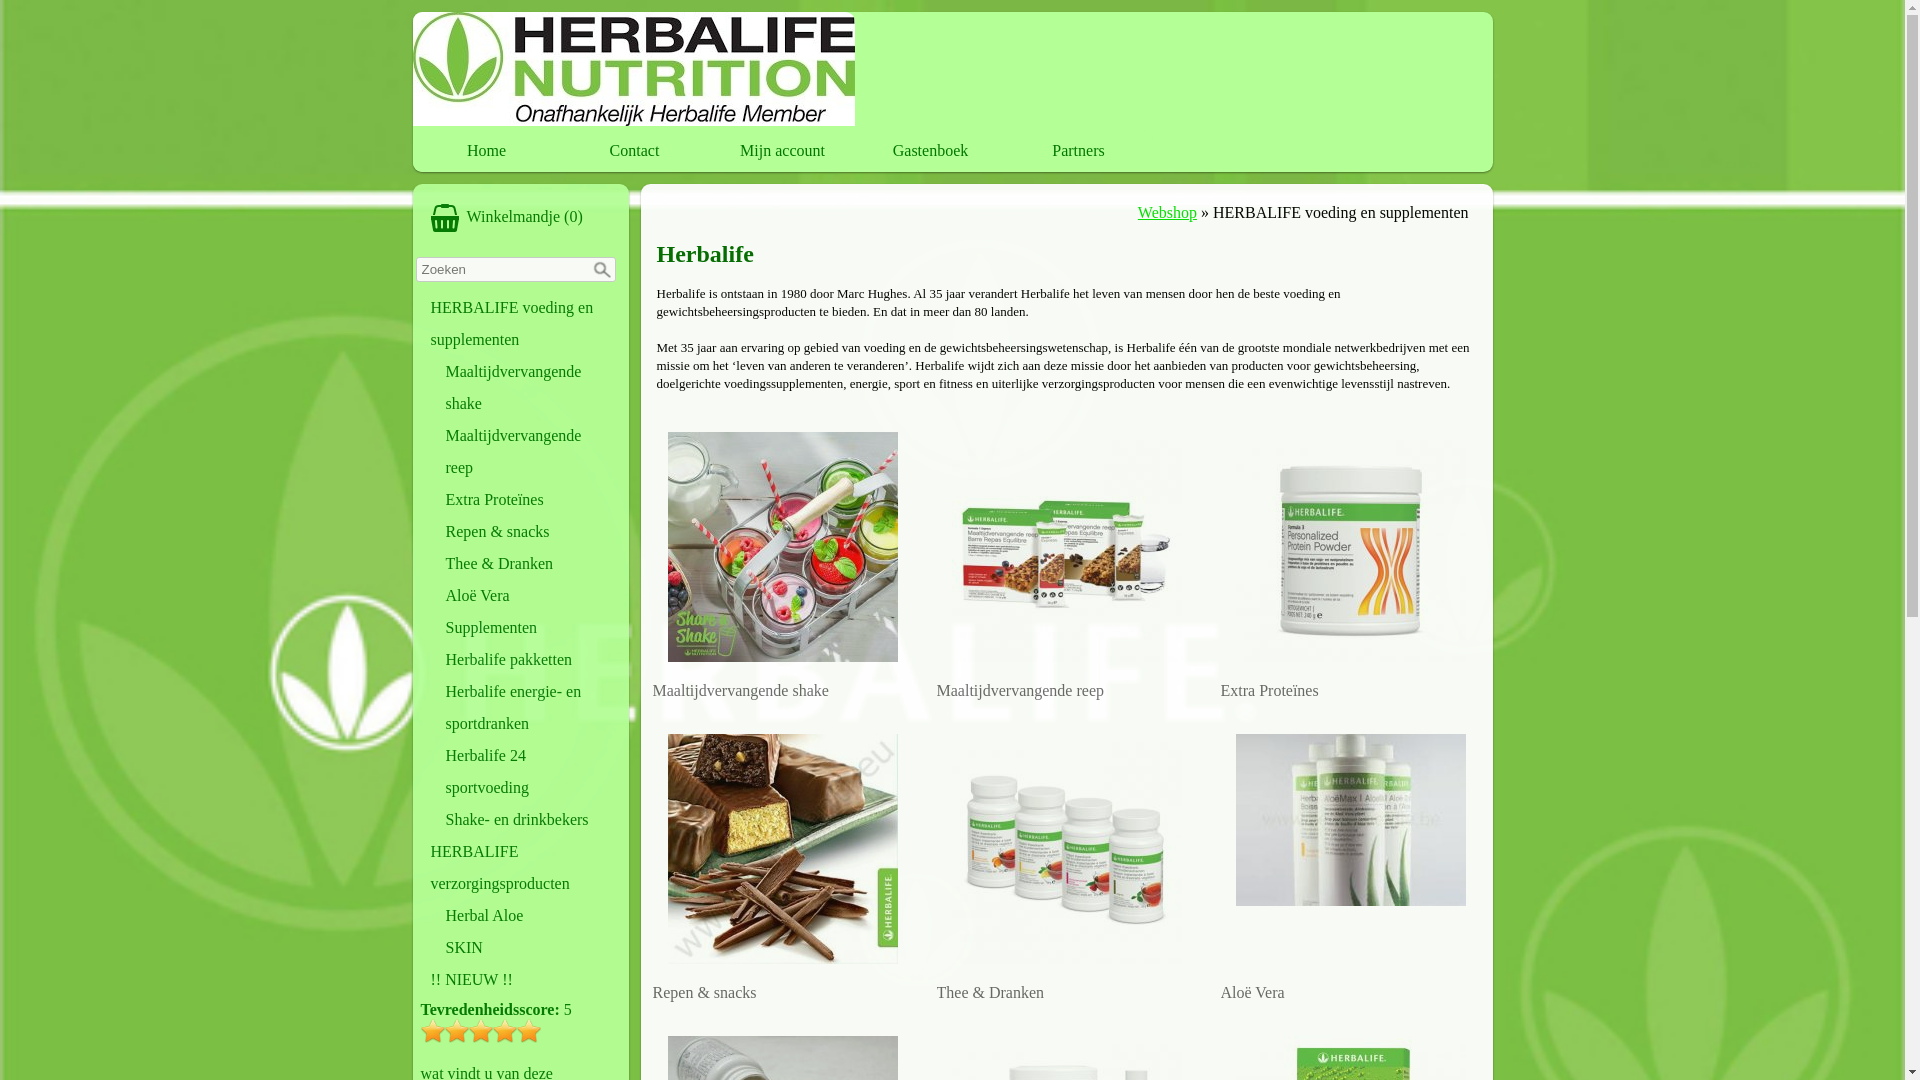 This screenshot has height=1080, width=1920. I want to click on 'Gastenboek', so click(930, 149).